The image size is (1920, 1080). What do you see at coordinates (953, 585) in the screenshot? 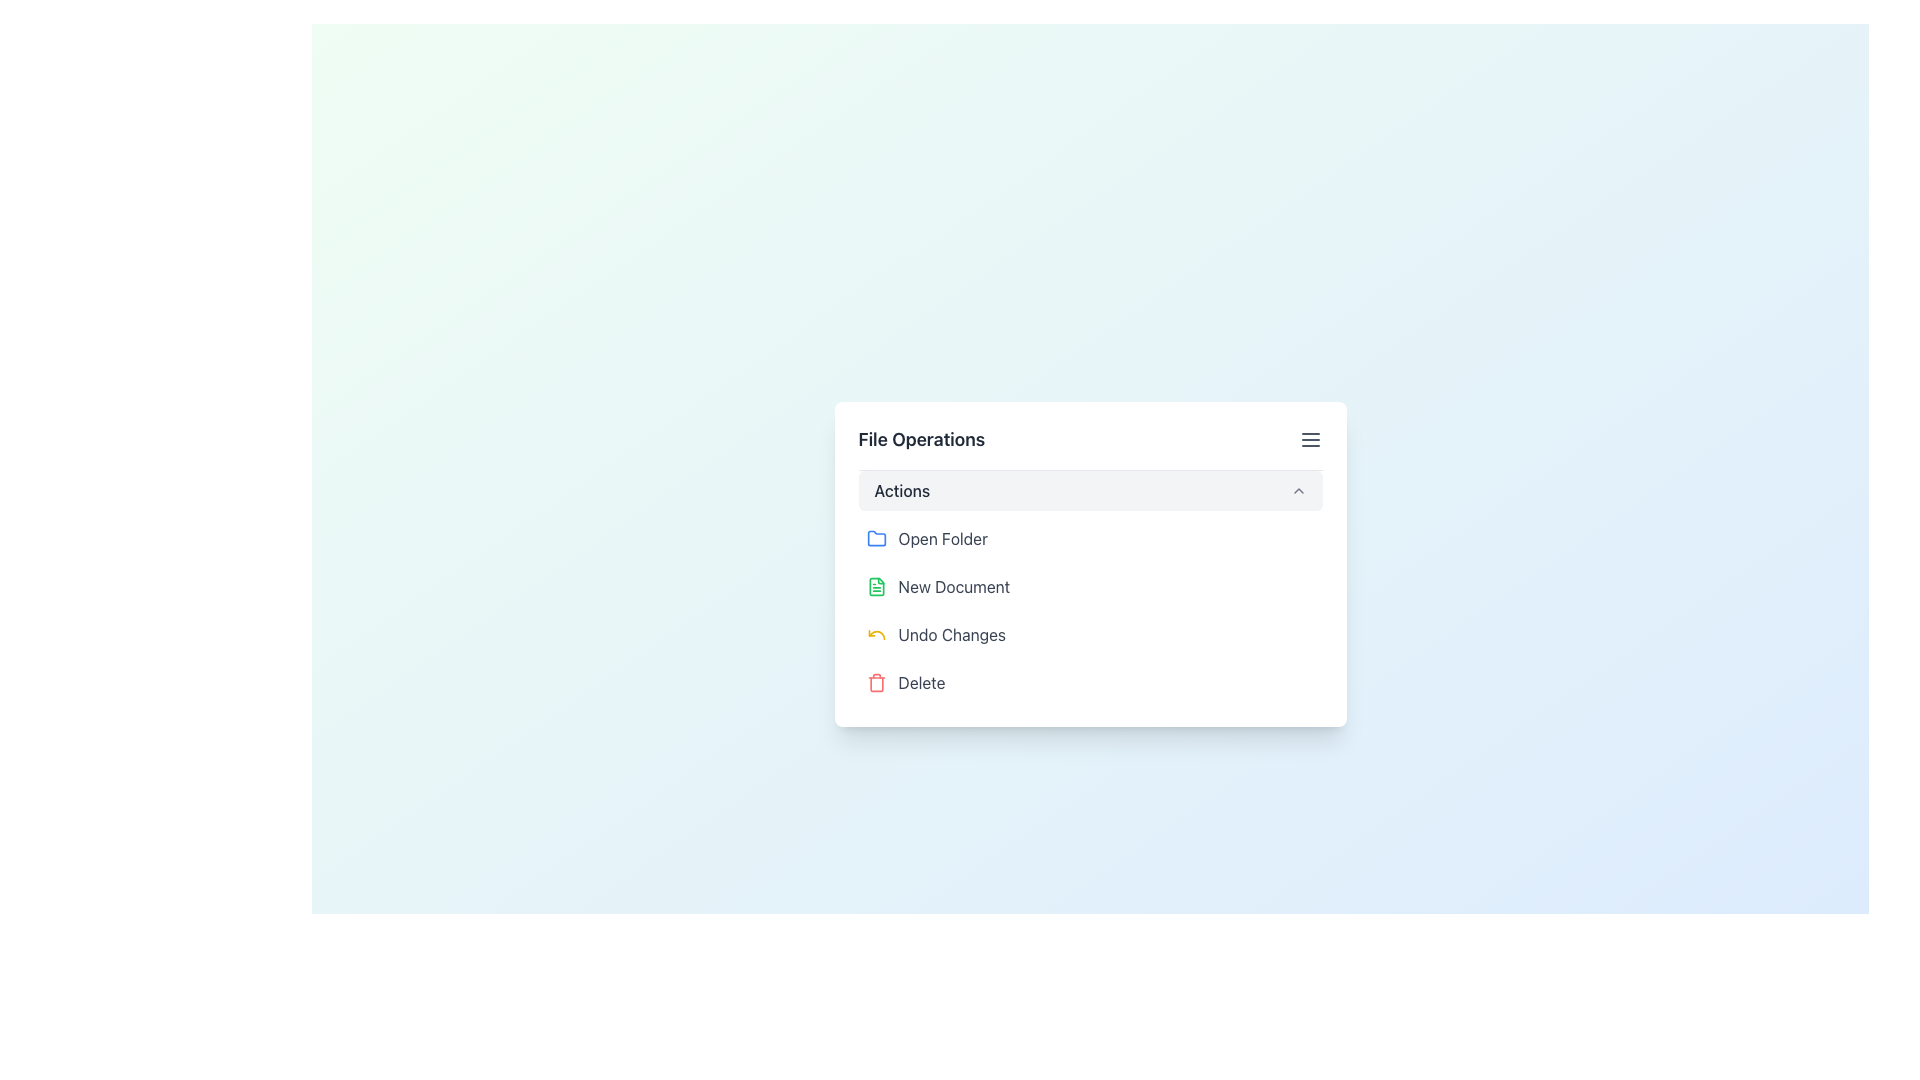
I see `the 'New Document' label, which is styled in gray and positioned as the second item in the 'File Operations' dialog box, accompanied by a green icon` at bounding box center [953, 585].